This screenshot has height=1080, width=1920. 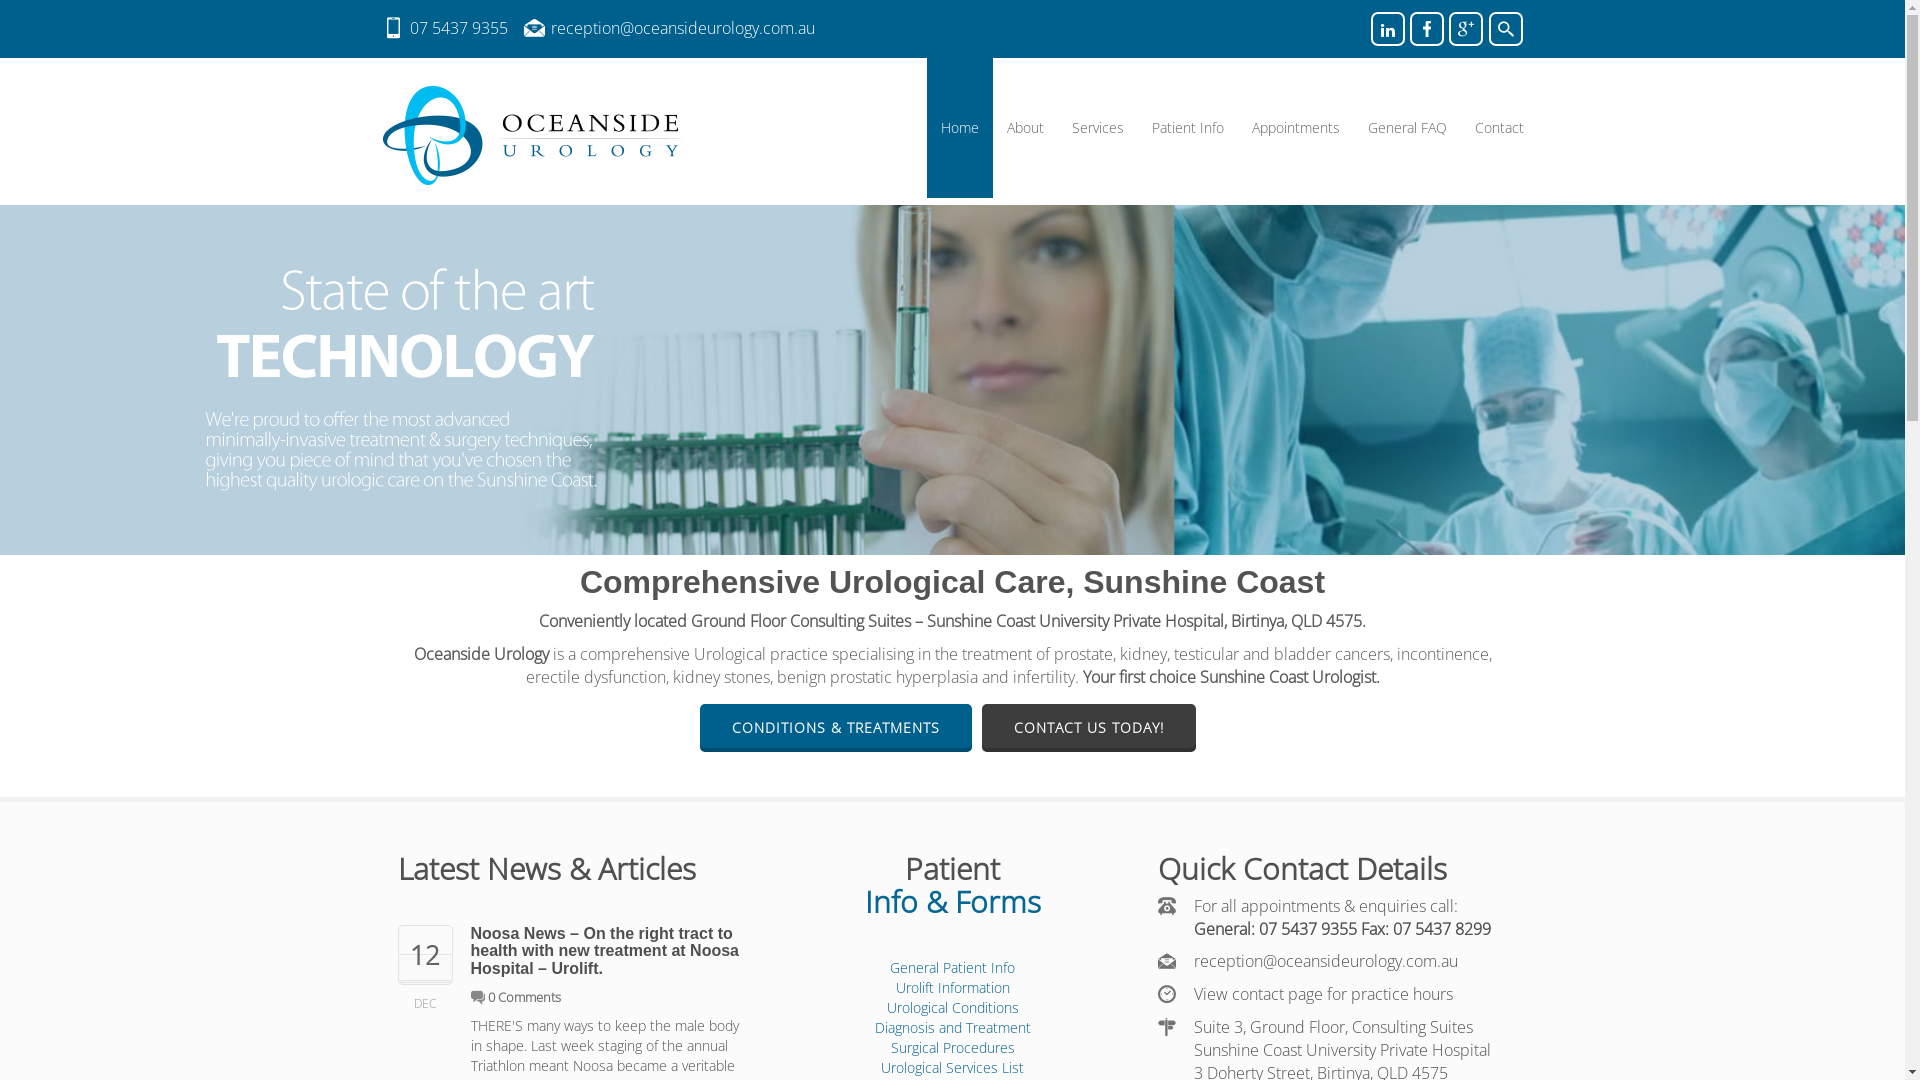 What do you see at coordinates (958, 127) in the screenshot?
I see `'Home'` at bounding box center [958, 127].